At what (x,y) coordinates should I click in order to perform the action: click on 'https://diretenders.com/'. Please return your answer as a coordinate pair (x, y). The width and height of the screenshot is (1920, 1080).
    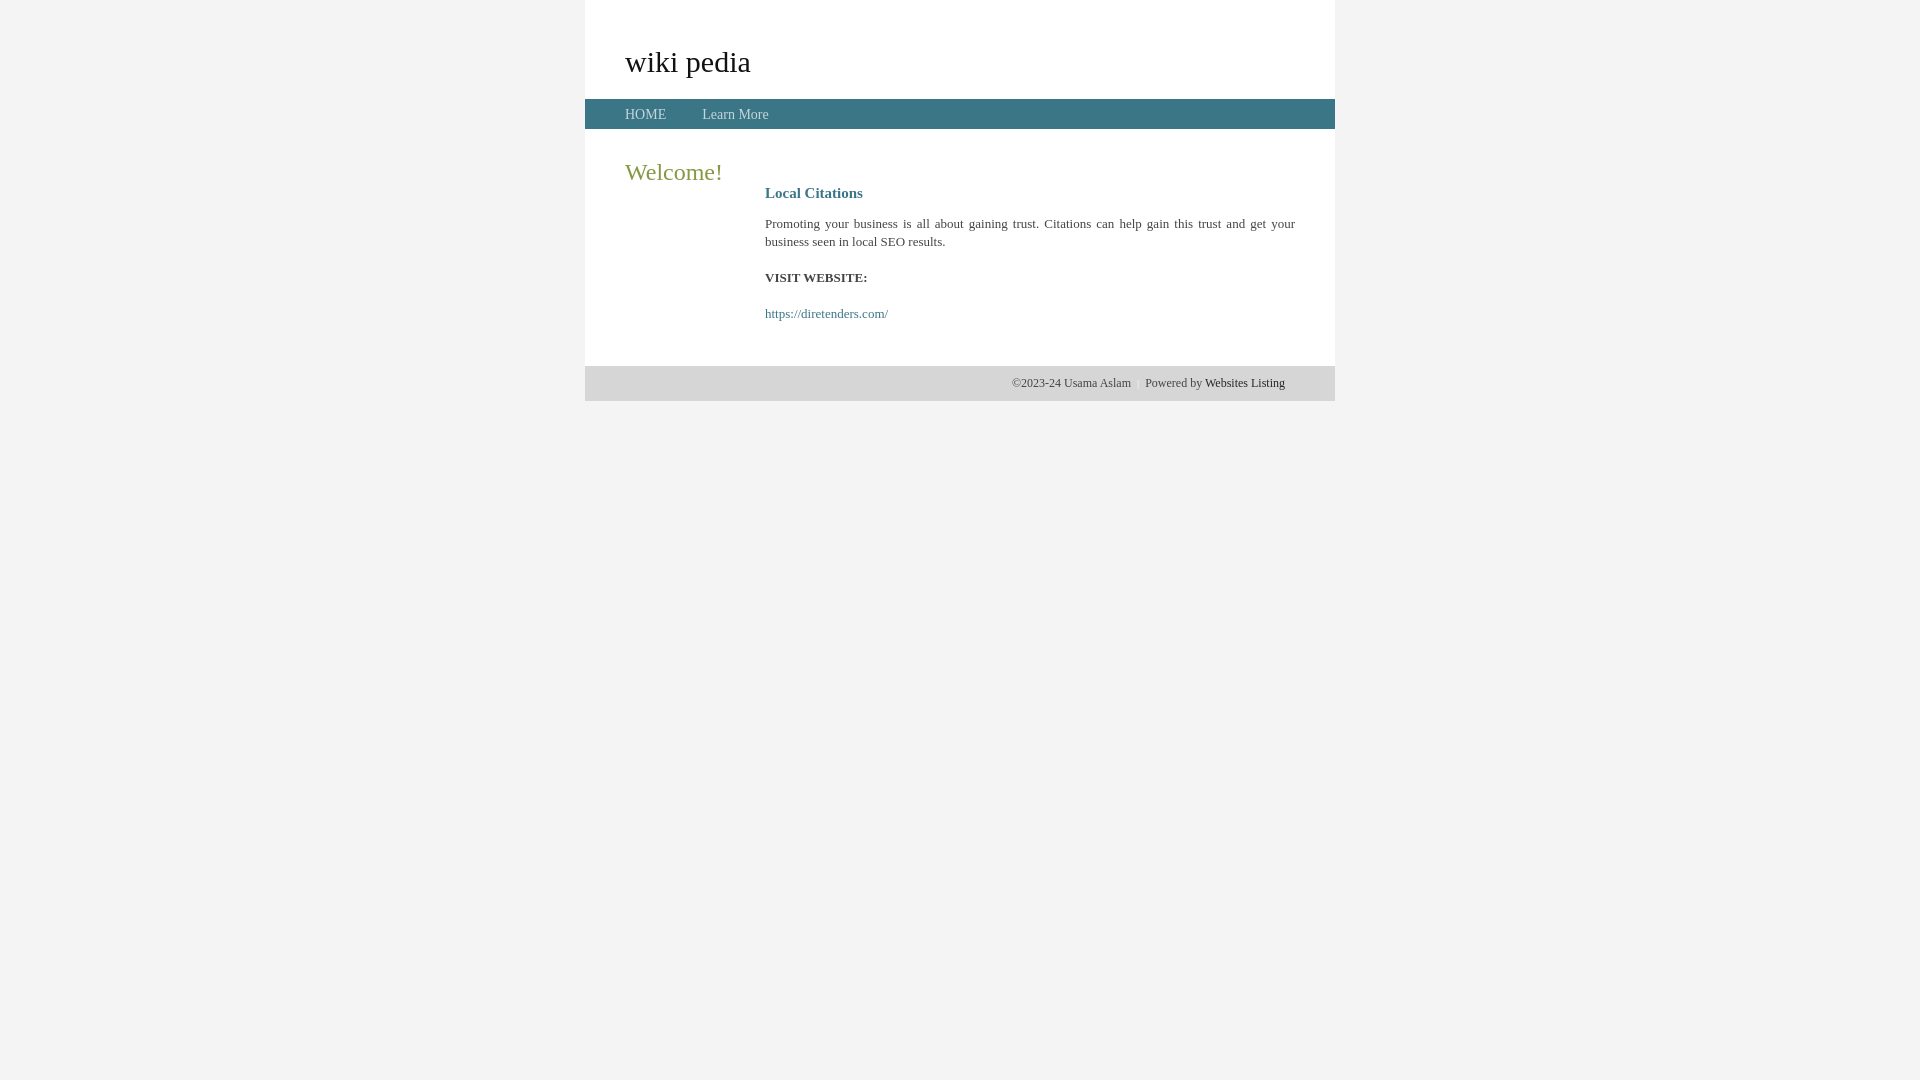
    Looking at the image, I should click on (826, 313).